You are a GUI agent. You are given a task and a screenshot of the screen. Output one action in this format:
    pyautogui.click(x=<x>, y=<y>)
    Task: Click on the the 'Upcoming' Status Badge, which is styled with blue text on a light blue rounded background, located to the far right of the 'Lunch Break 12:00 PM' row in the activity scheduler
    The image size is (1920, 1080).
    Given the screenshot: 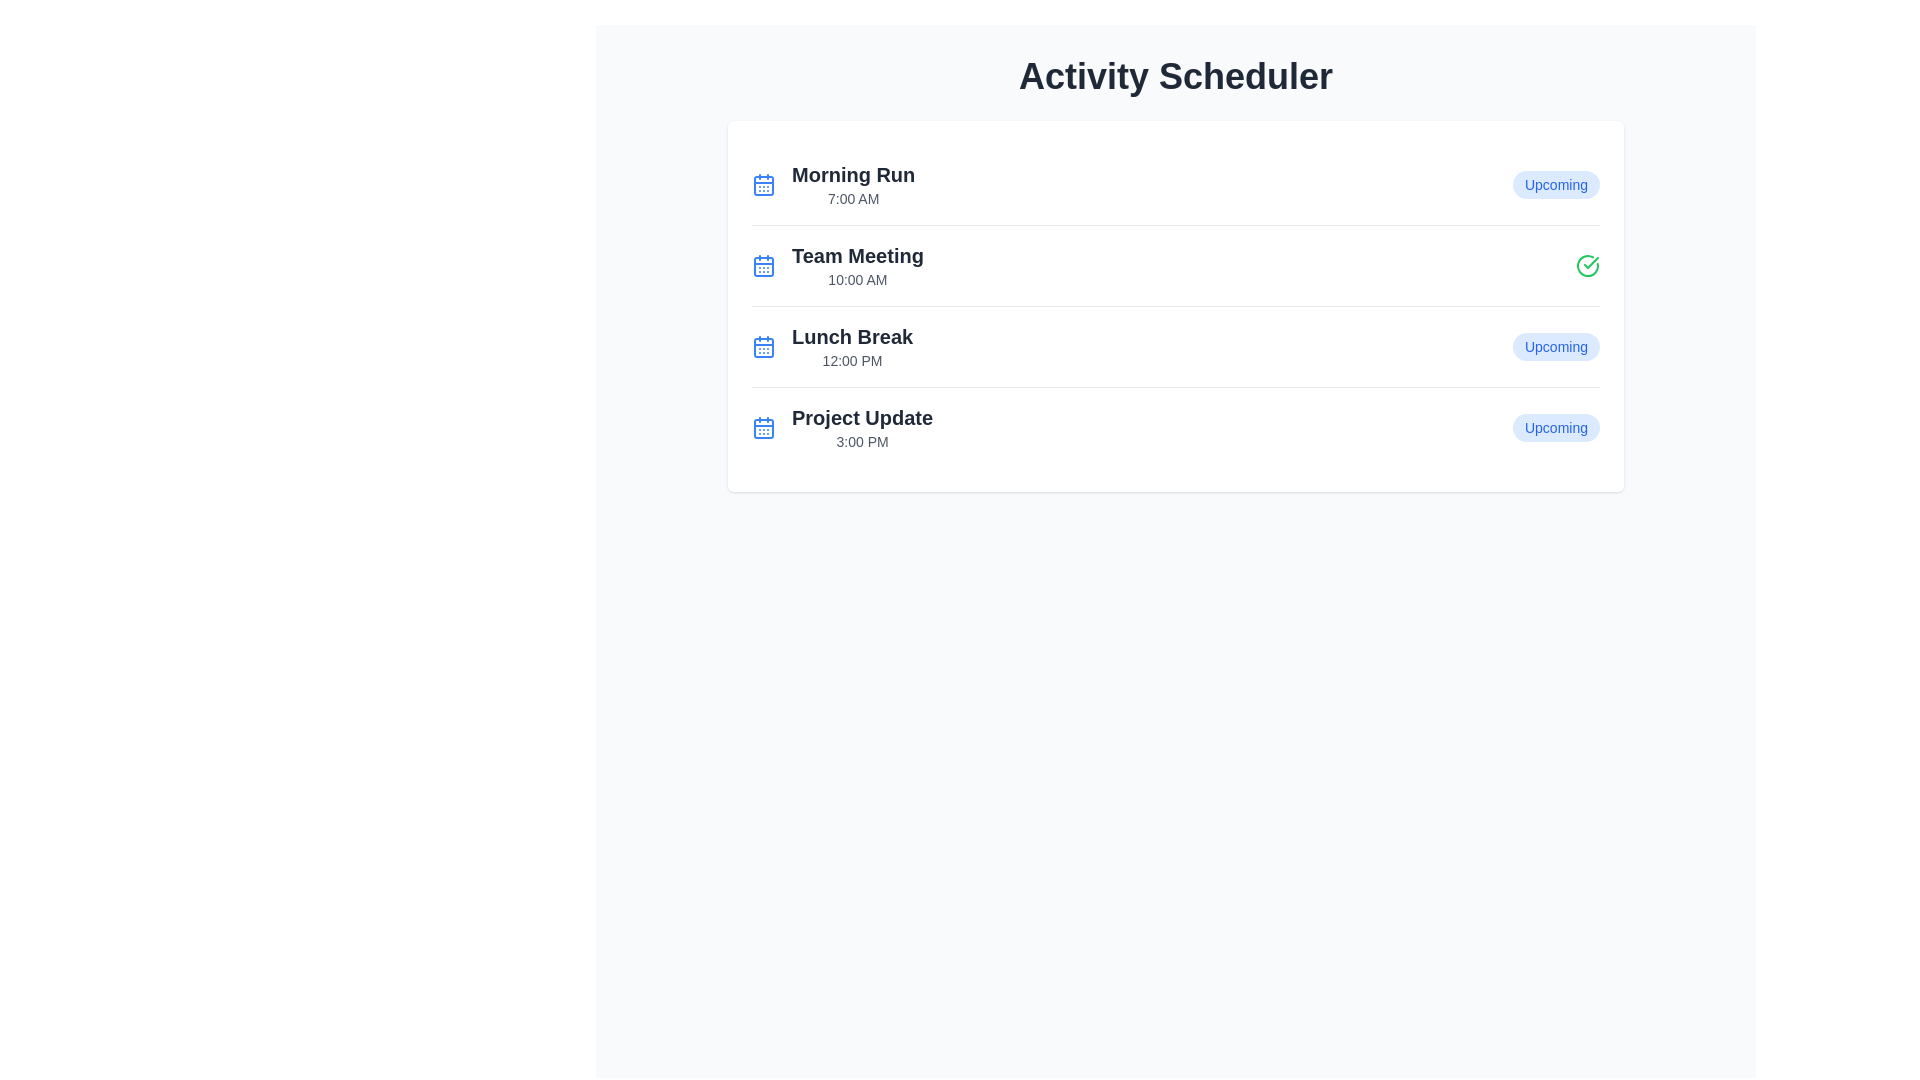 What is the action you would take?
    pyautogui.click(x=1555, y=346)
    